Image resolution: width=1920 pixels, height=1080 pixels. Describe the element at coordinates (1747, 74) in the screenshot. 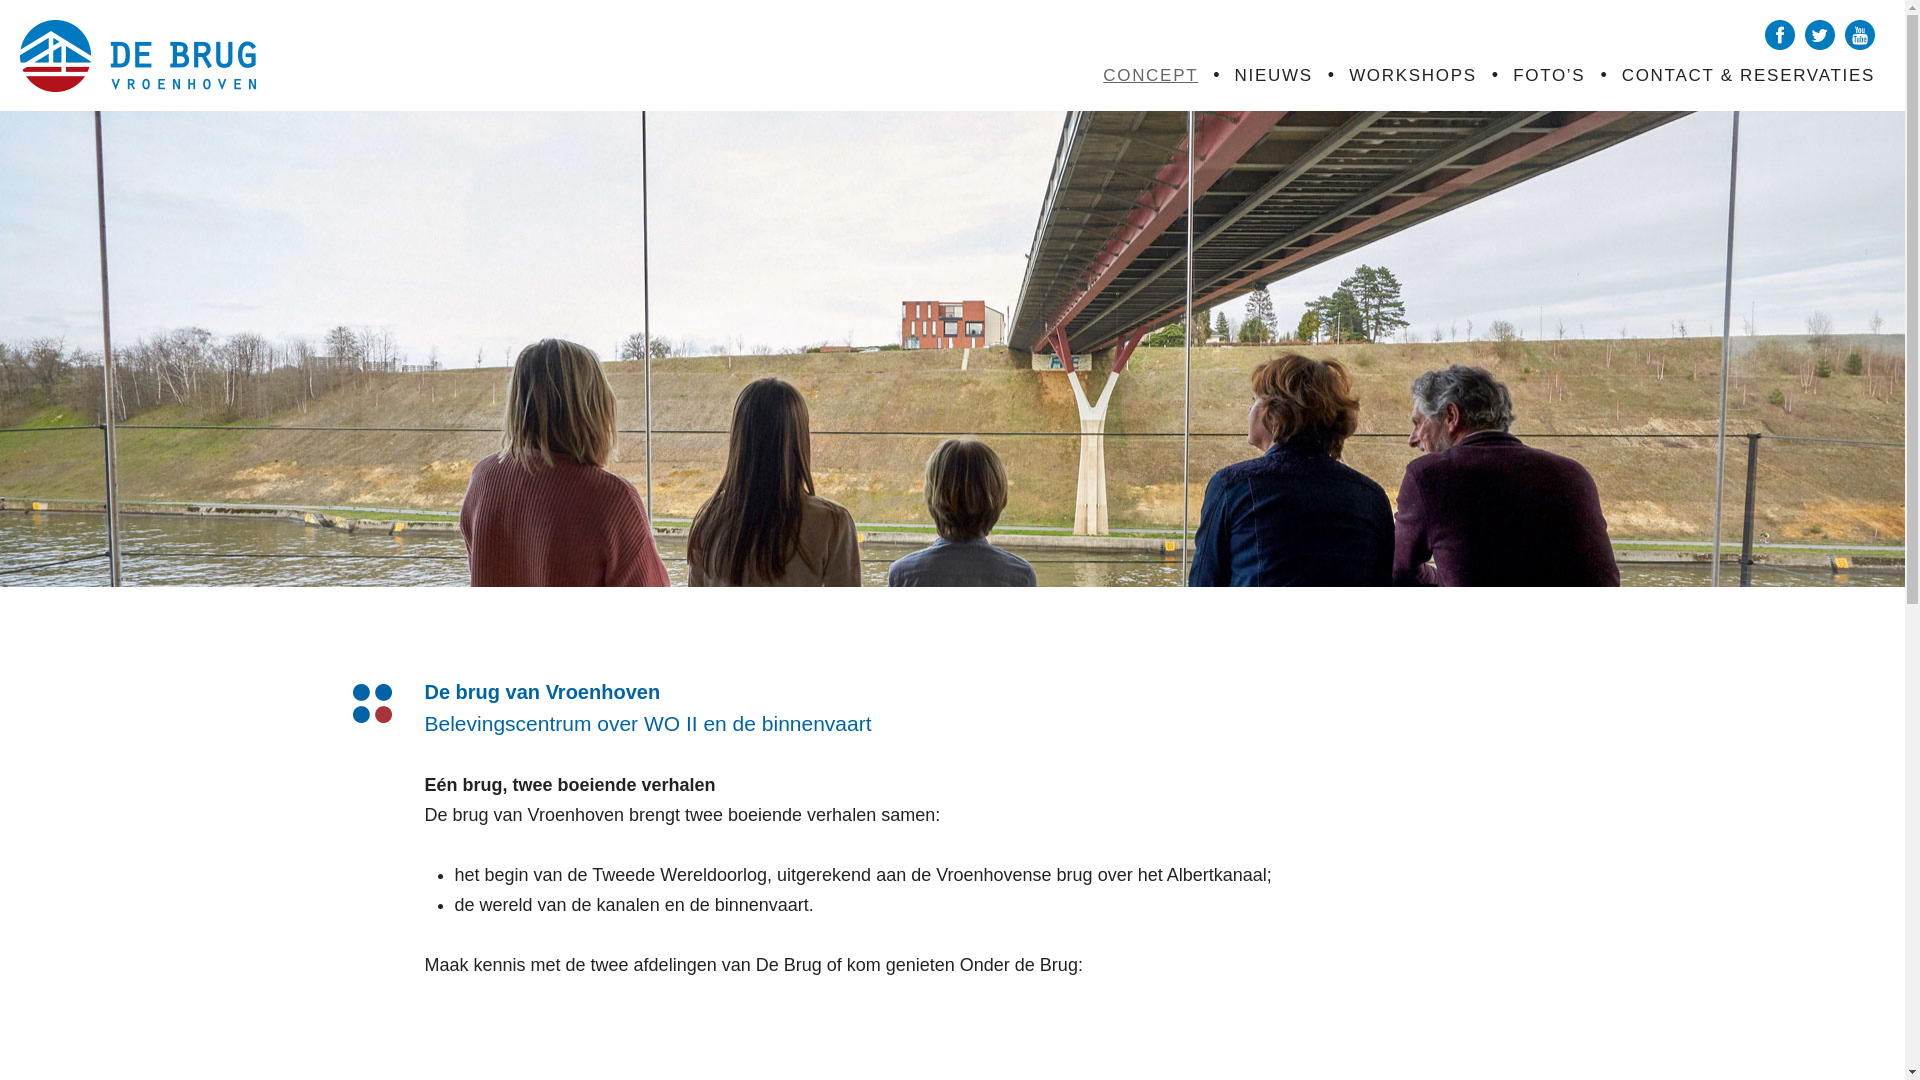

I see `'CONTACT & RESERVATIES'` at that location.